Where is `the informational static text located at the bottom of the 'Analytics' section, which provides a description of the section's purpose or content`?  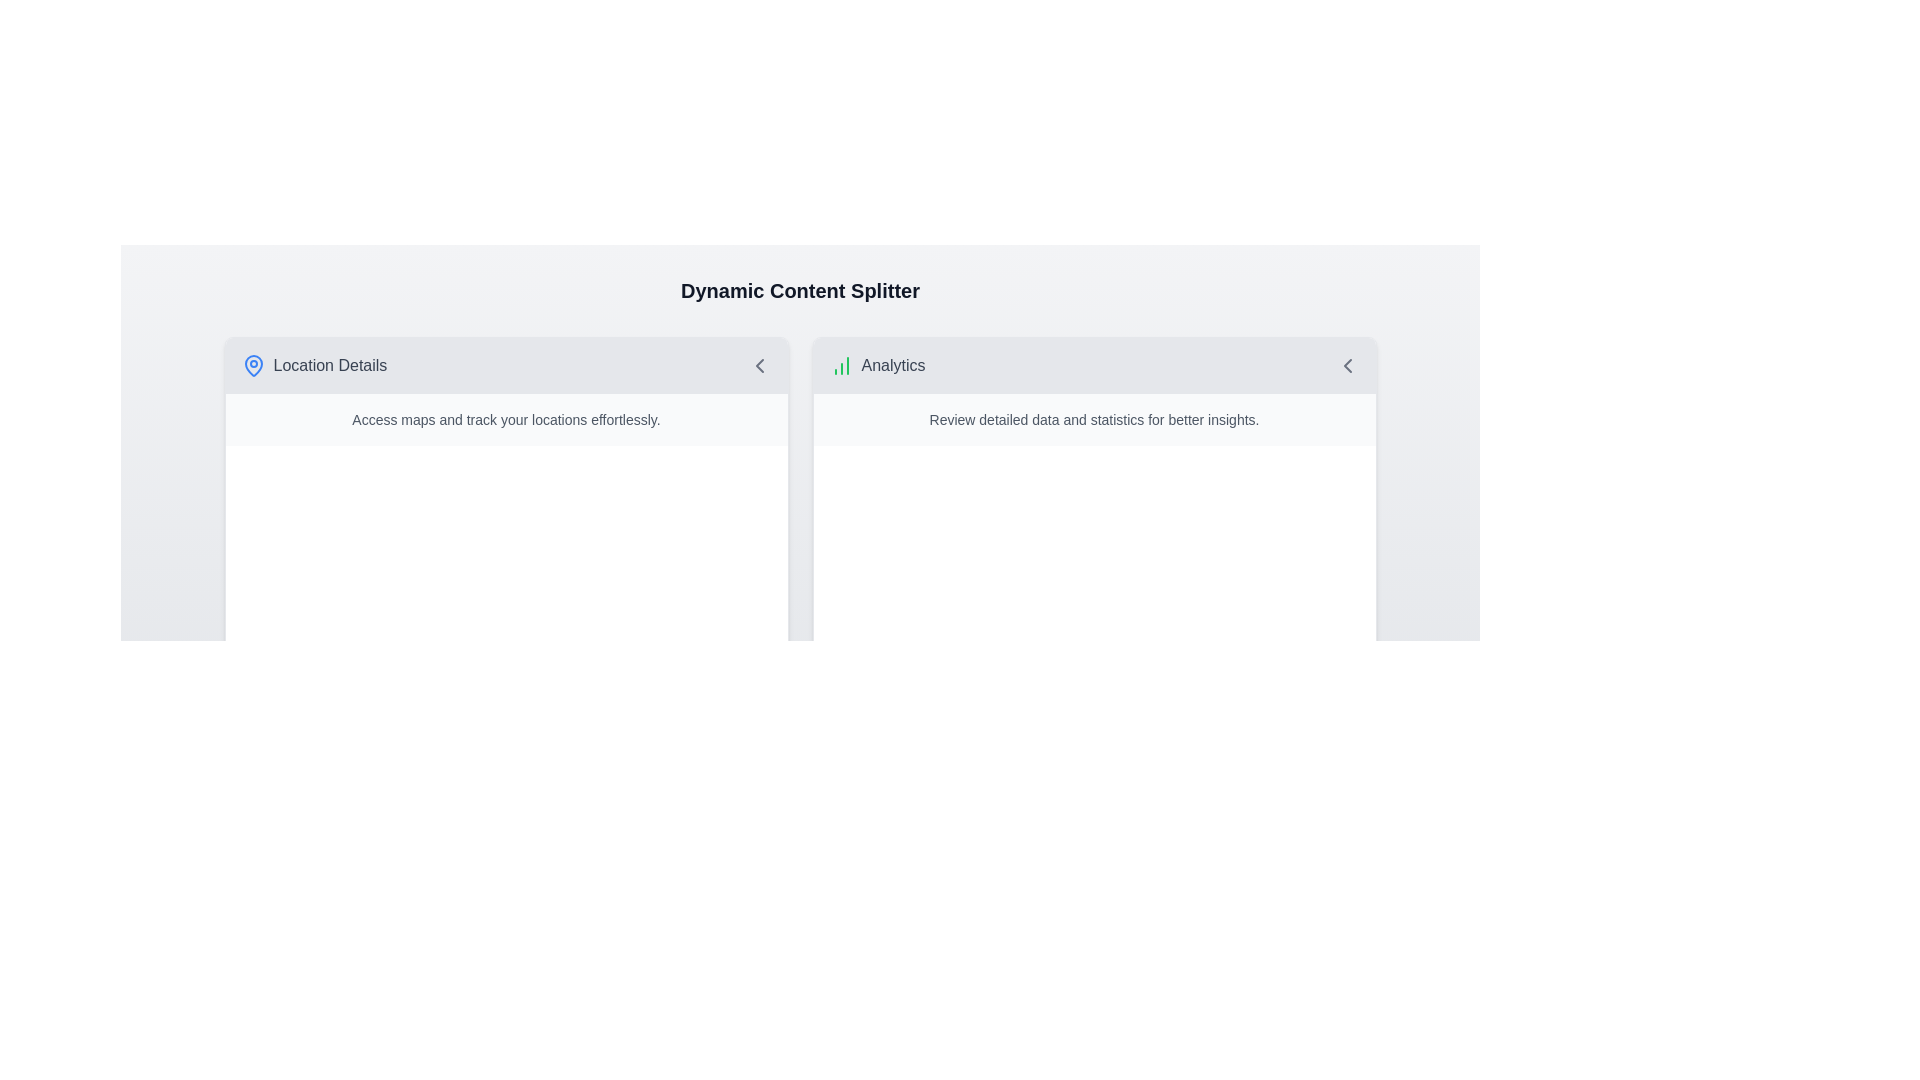 the informational static text located at the bottom of the 'Analytics' section, which provides a description of the section's purpose or content is located at coordinates (1093, 419).